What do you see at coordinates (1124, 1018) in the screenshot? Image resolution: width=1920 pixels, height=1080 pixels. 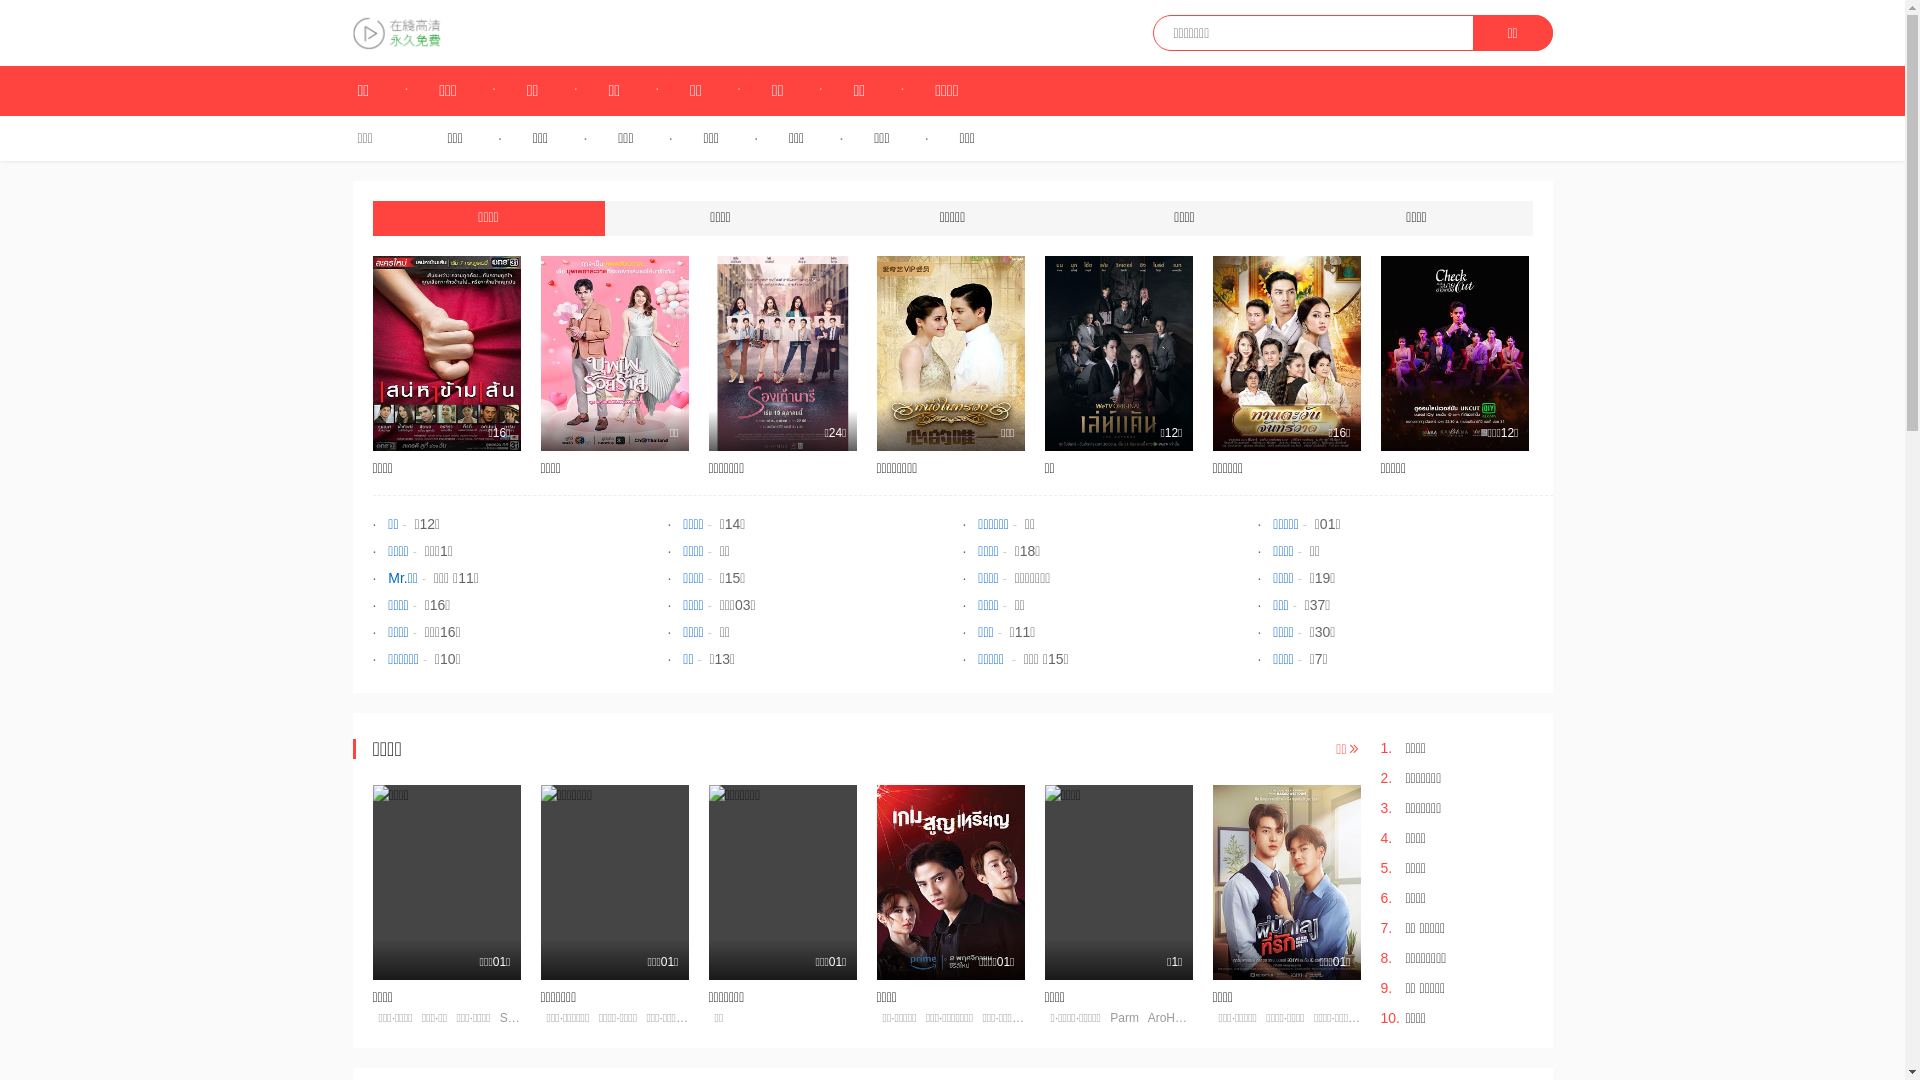 I see `'Parm'` at bounding box center [1124, 1018].